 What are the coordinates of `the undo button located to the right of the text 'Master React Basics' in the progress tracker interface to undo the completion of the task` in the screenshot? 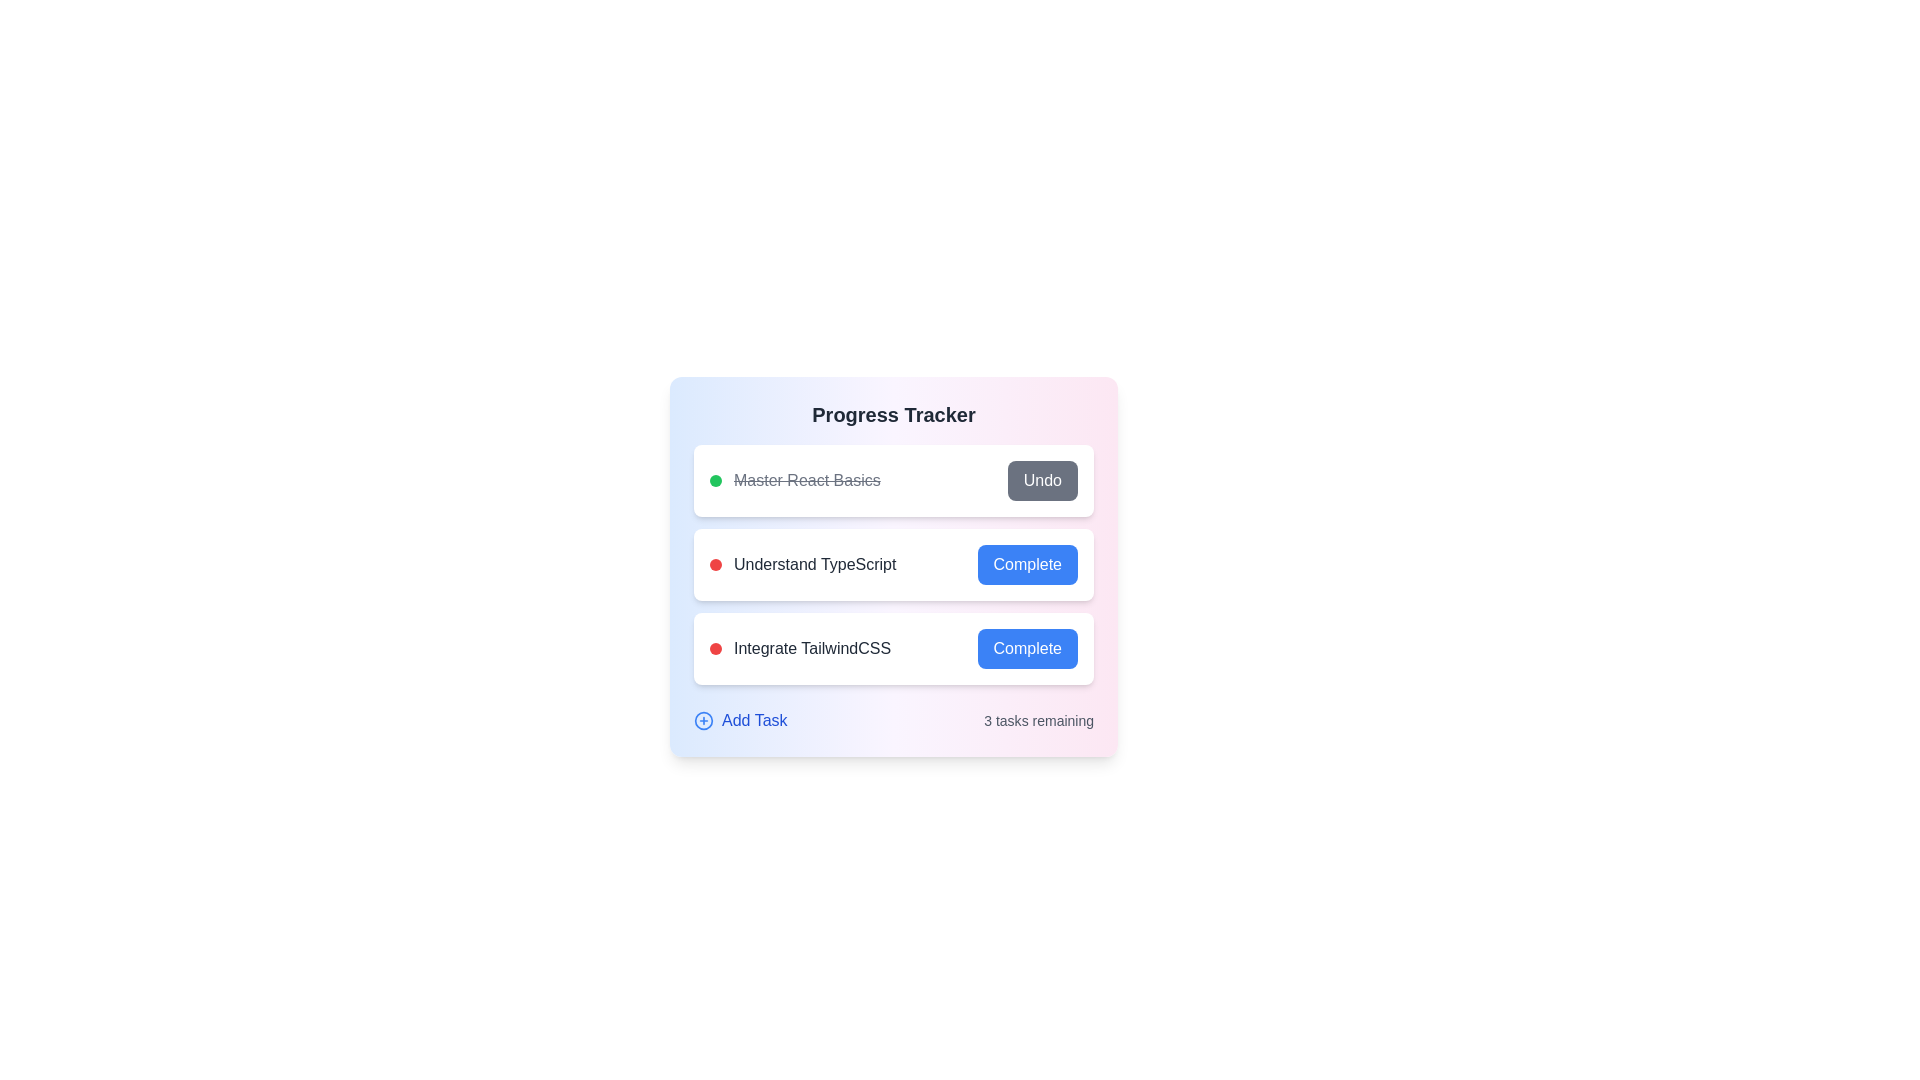 It's located at (1041, 481).